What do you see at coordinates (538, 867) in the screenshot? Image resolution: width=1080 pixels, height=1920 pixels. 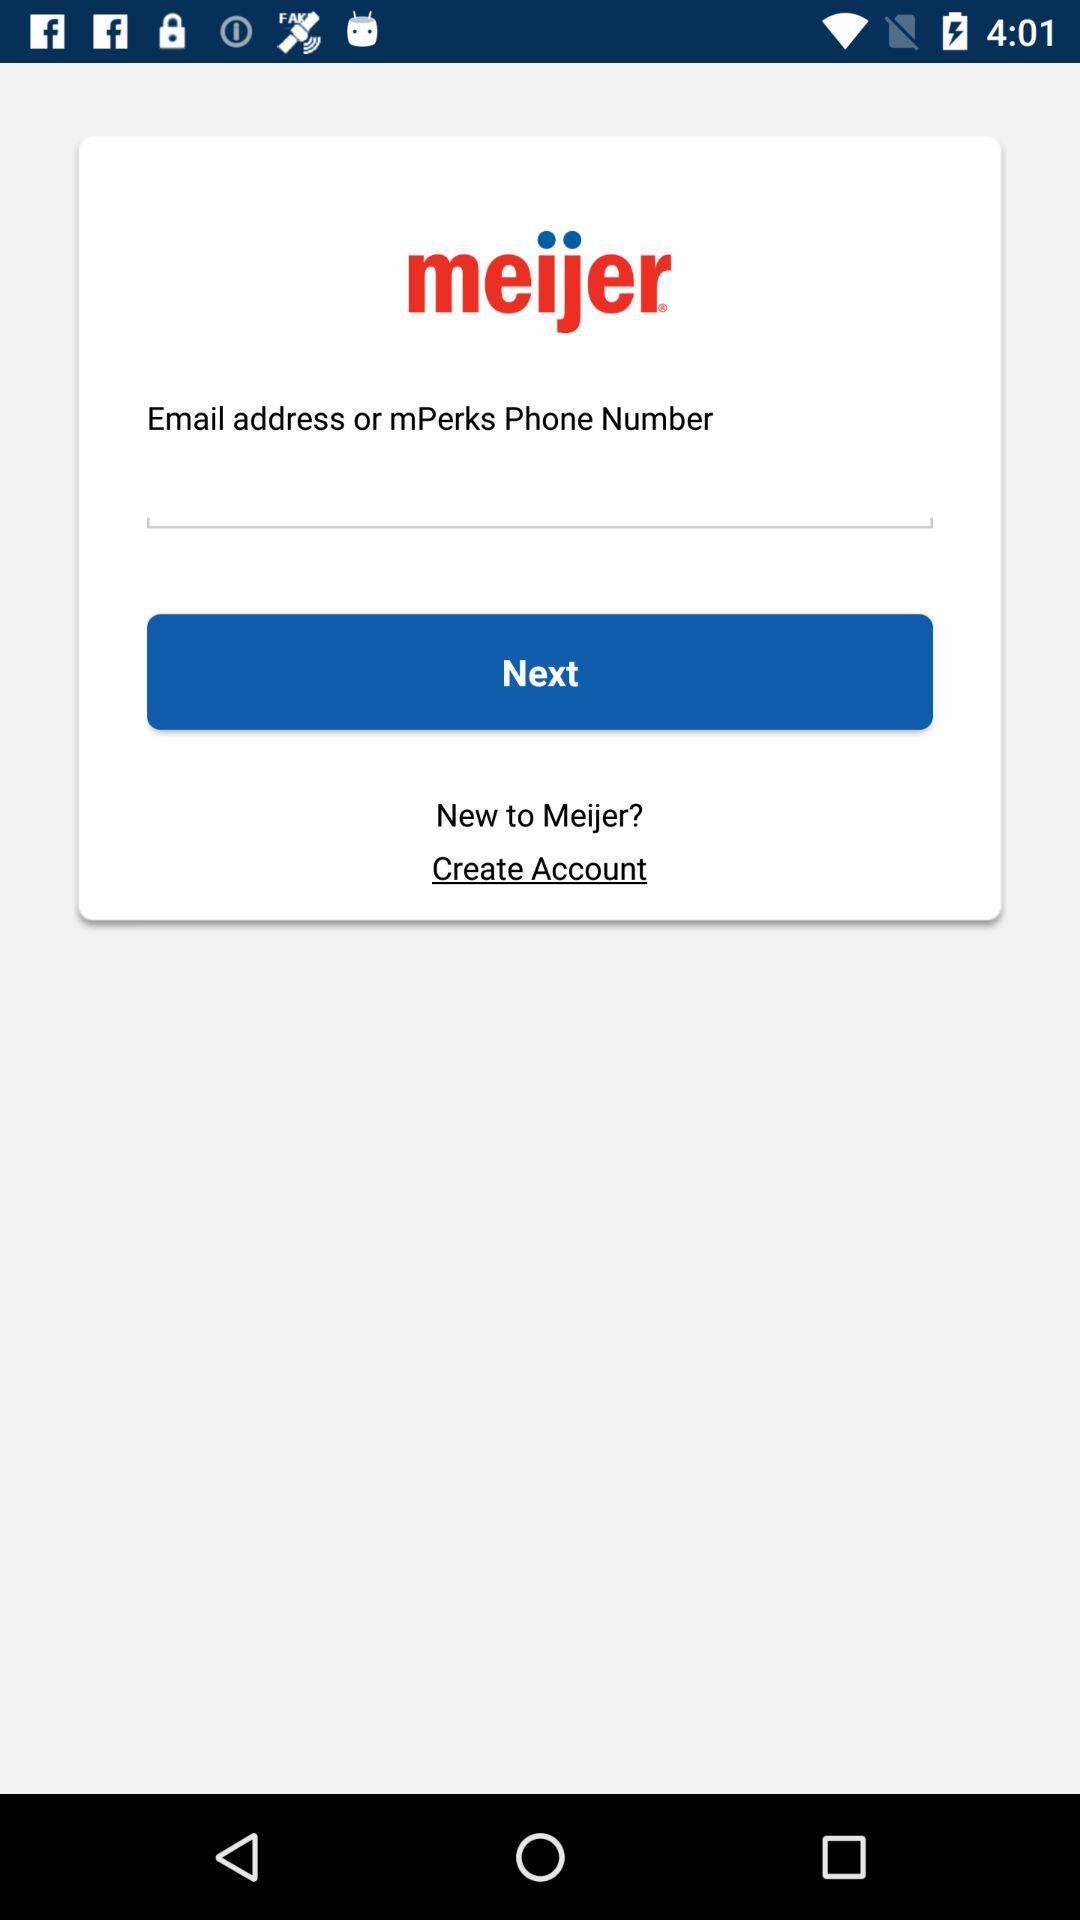 I see `icon below new to meijer?` at bounding box center [538, 867].